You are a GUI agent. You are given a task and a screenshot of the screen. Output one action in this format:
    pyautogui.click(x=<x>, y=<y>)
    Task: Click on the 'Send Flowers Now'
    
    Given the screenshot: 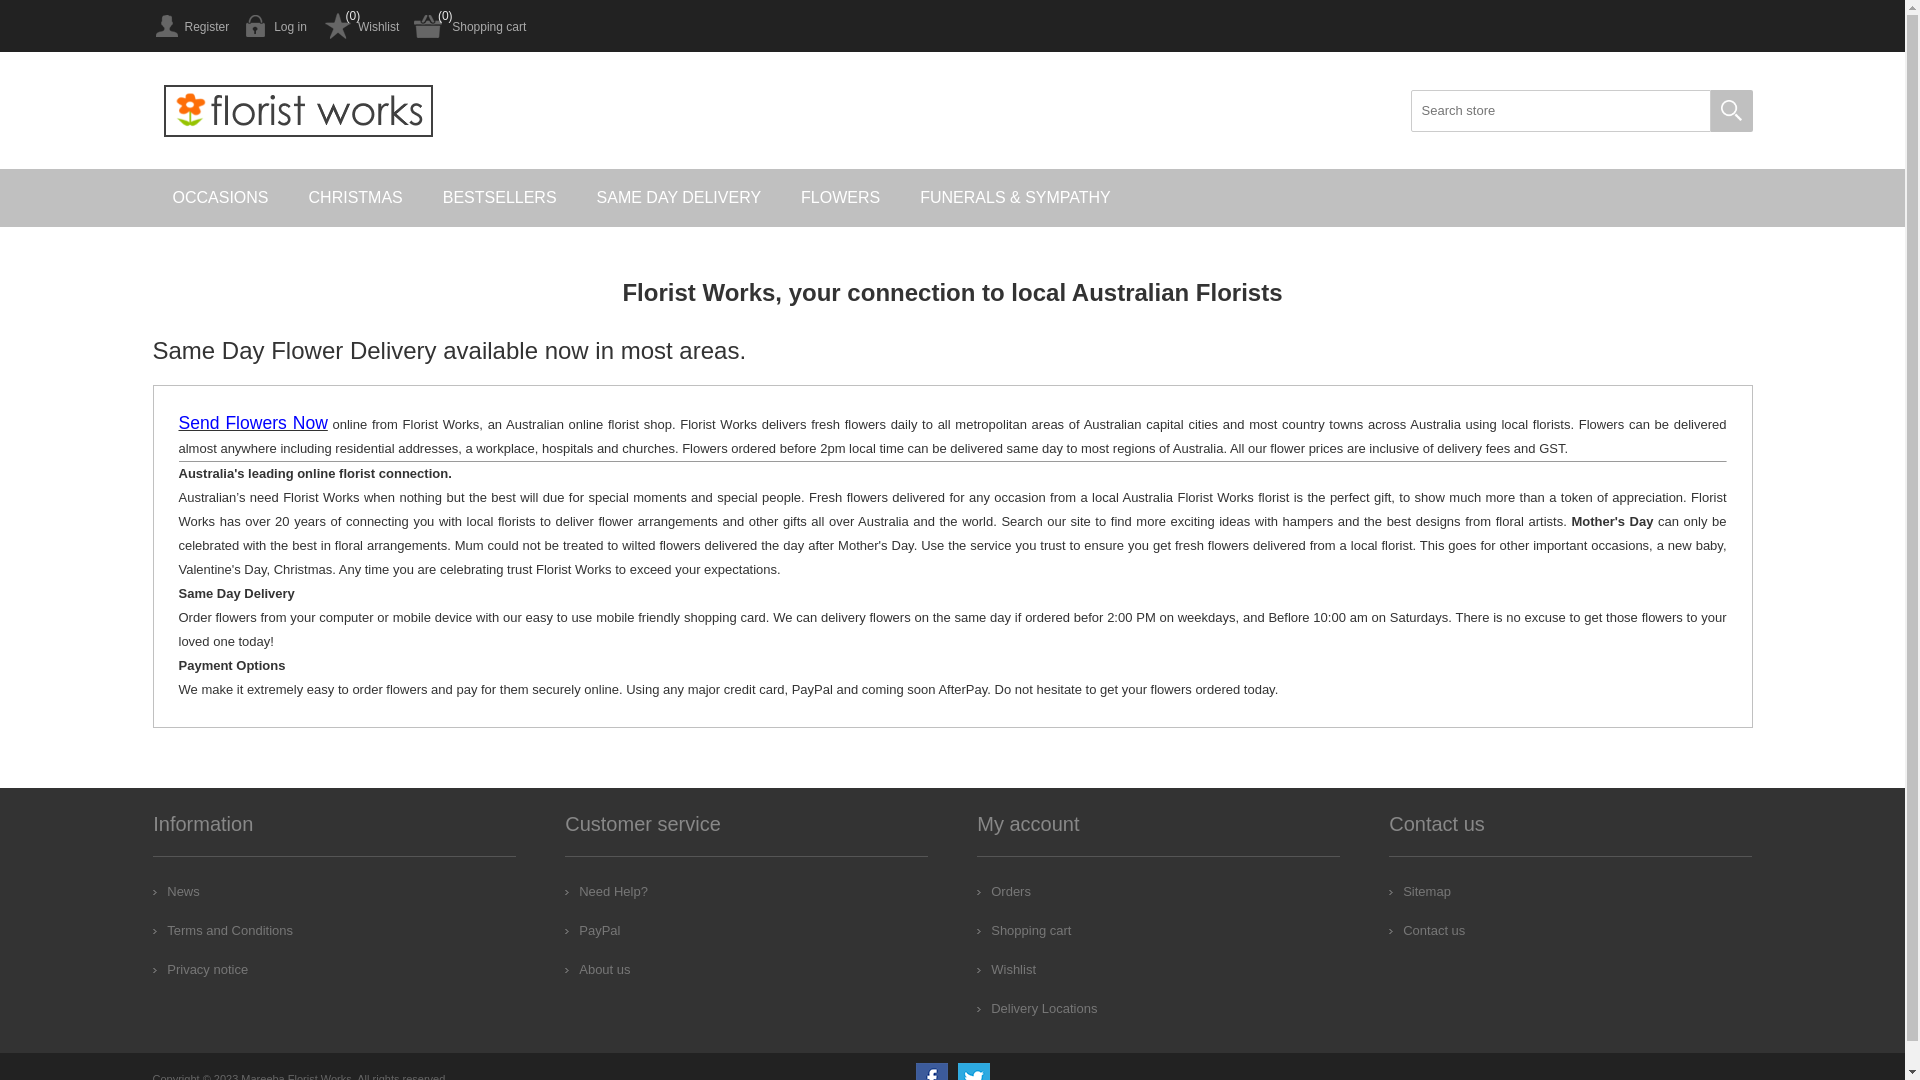 What is the action you would take?
    pyautogui.click(x=251, y=423)
    